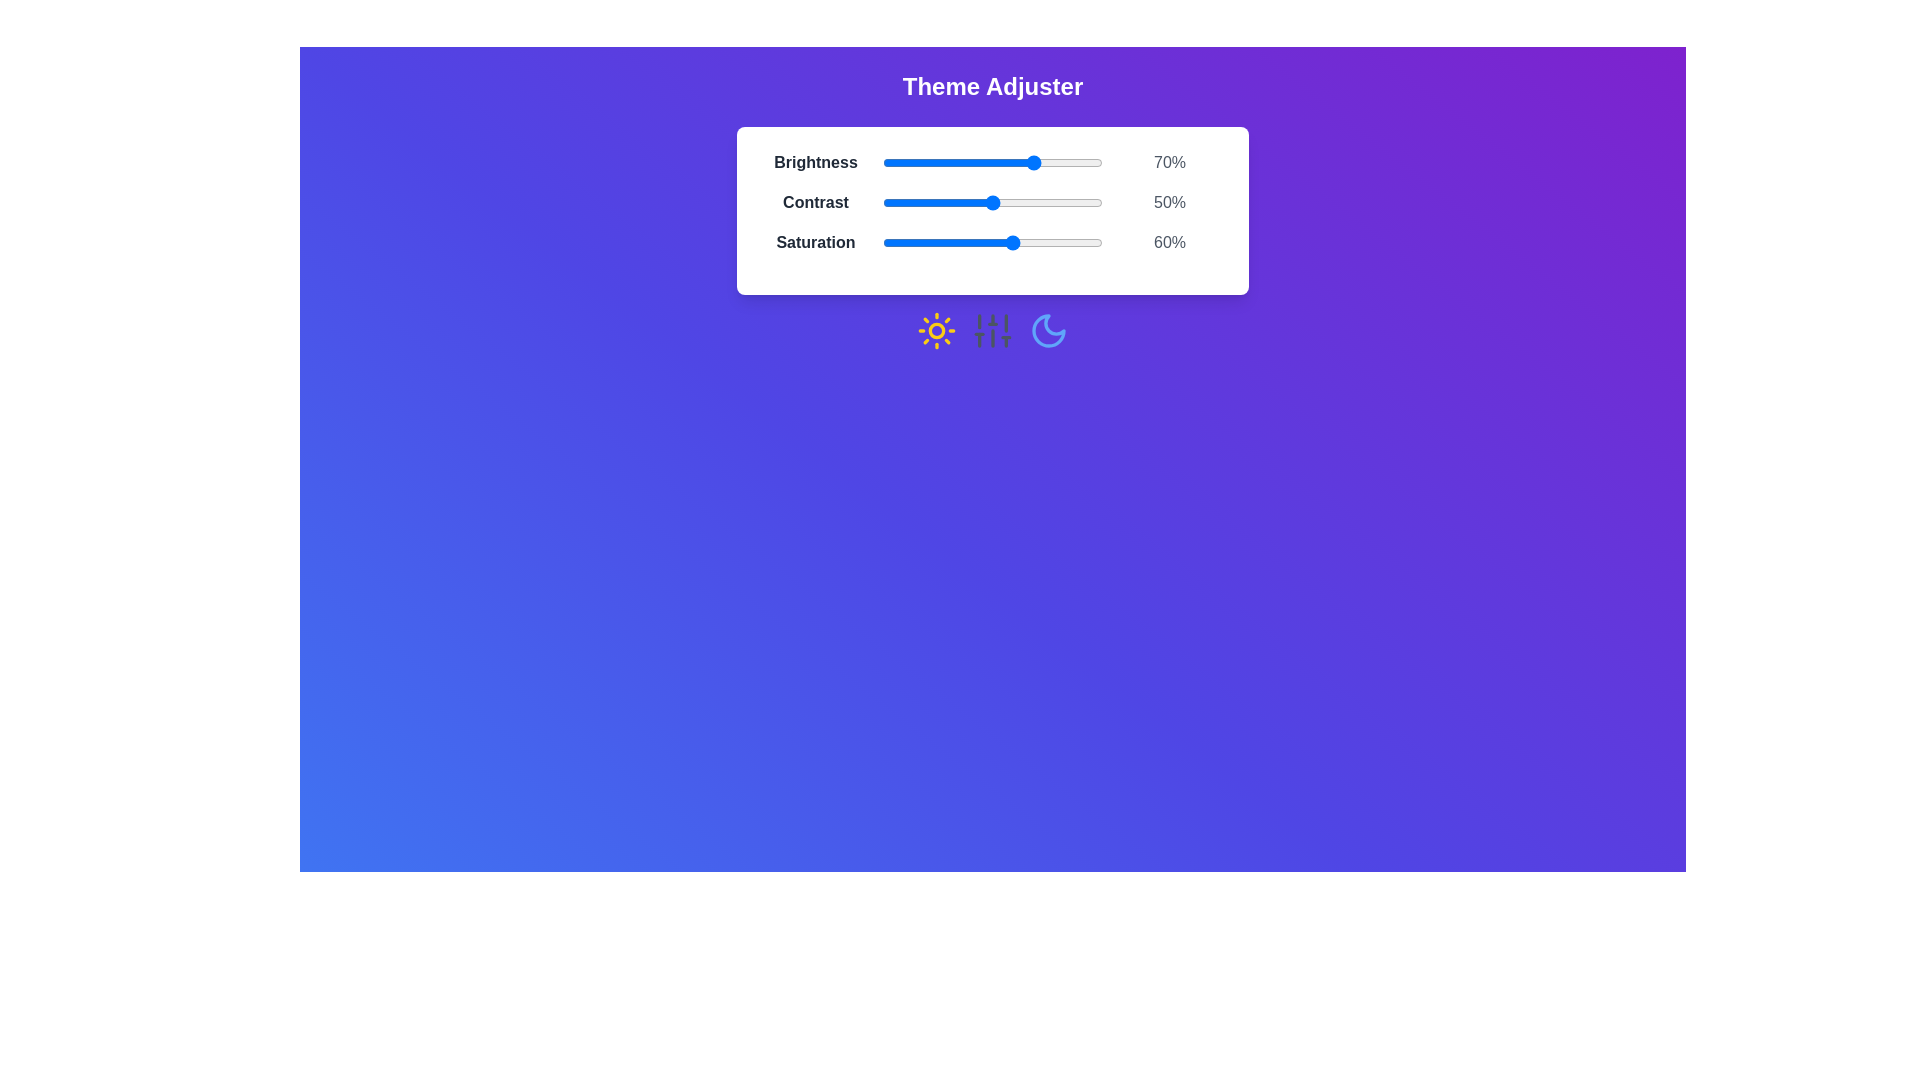  Describe the element at coordinates (984, 203) in the screenshot. I see `the 1 slider to 46%` at that location.